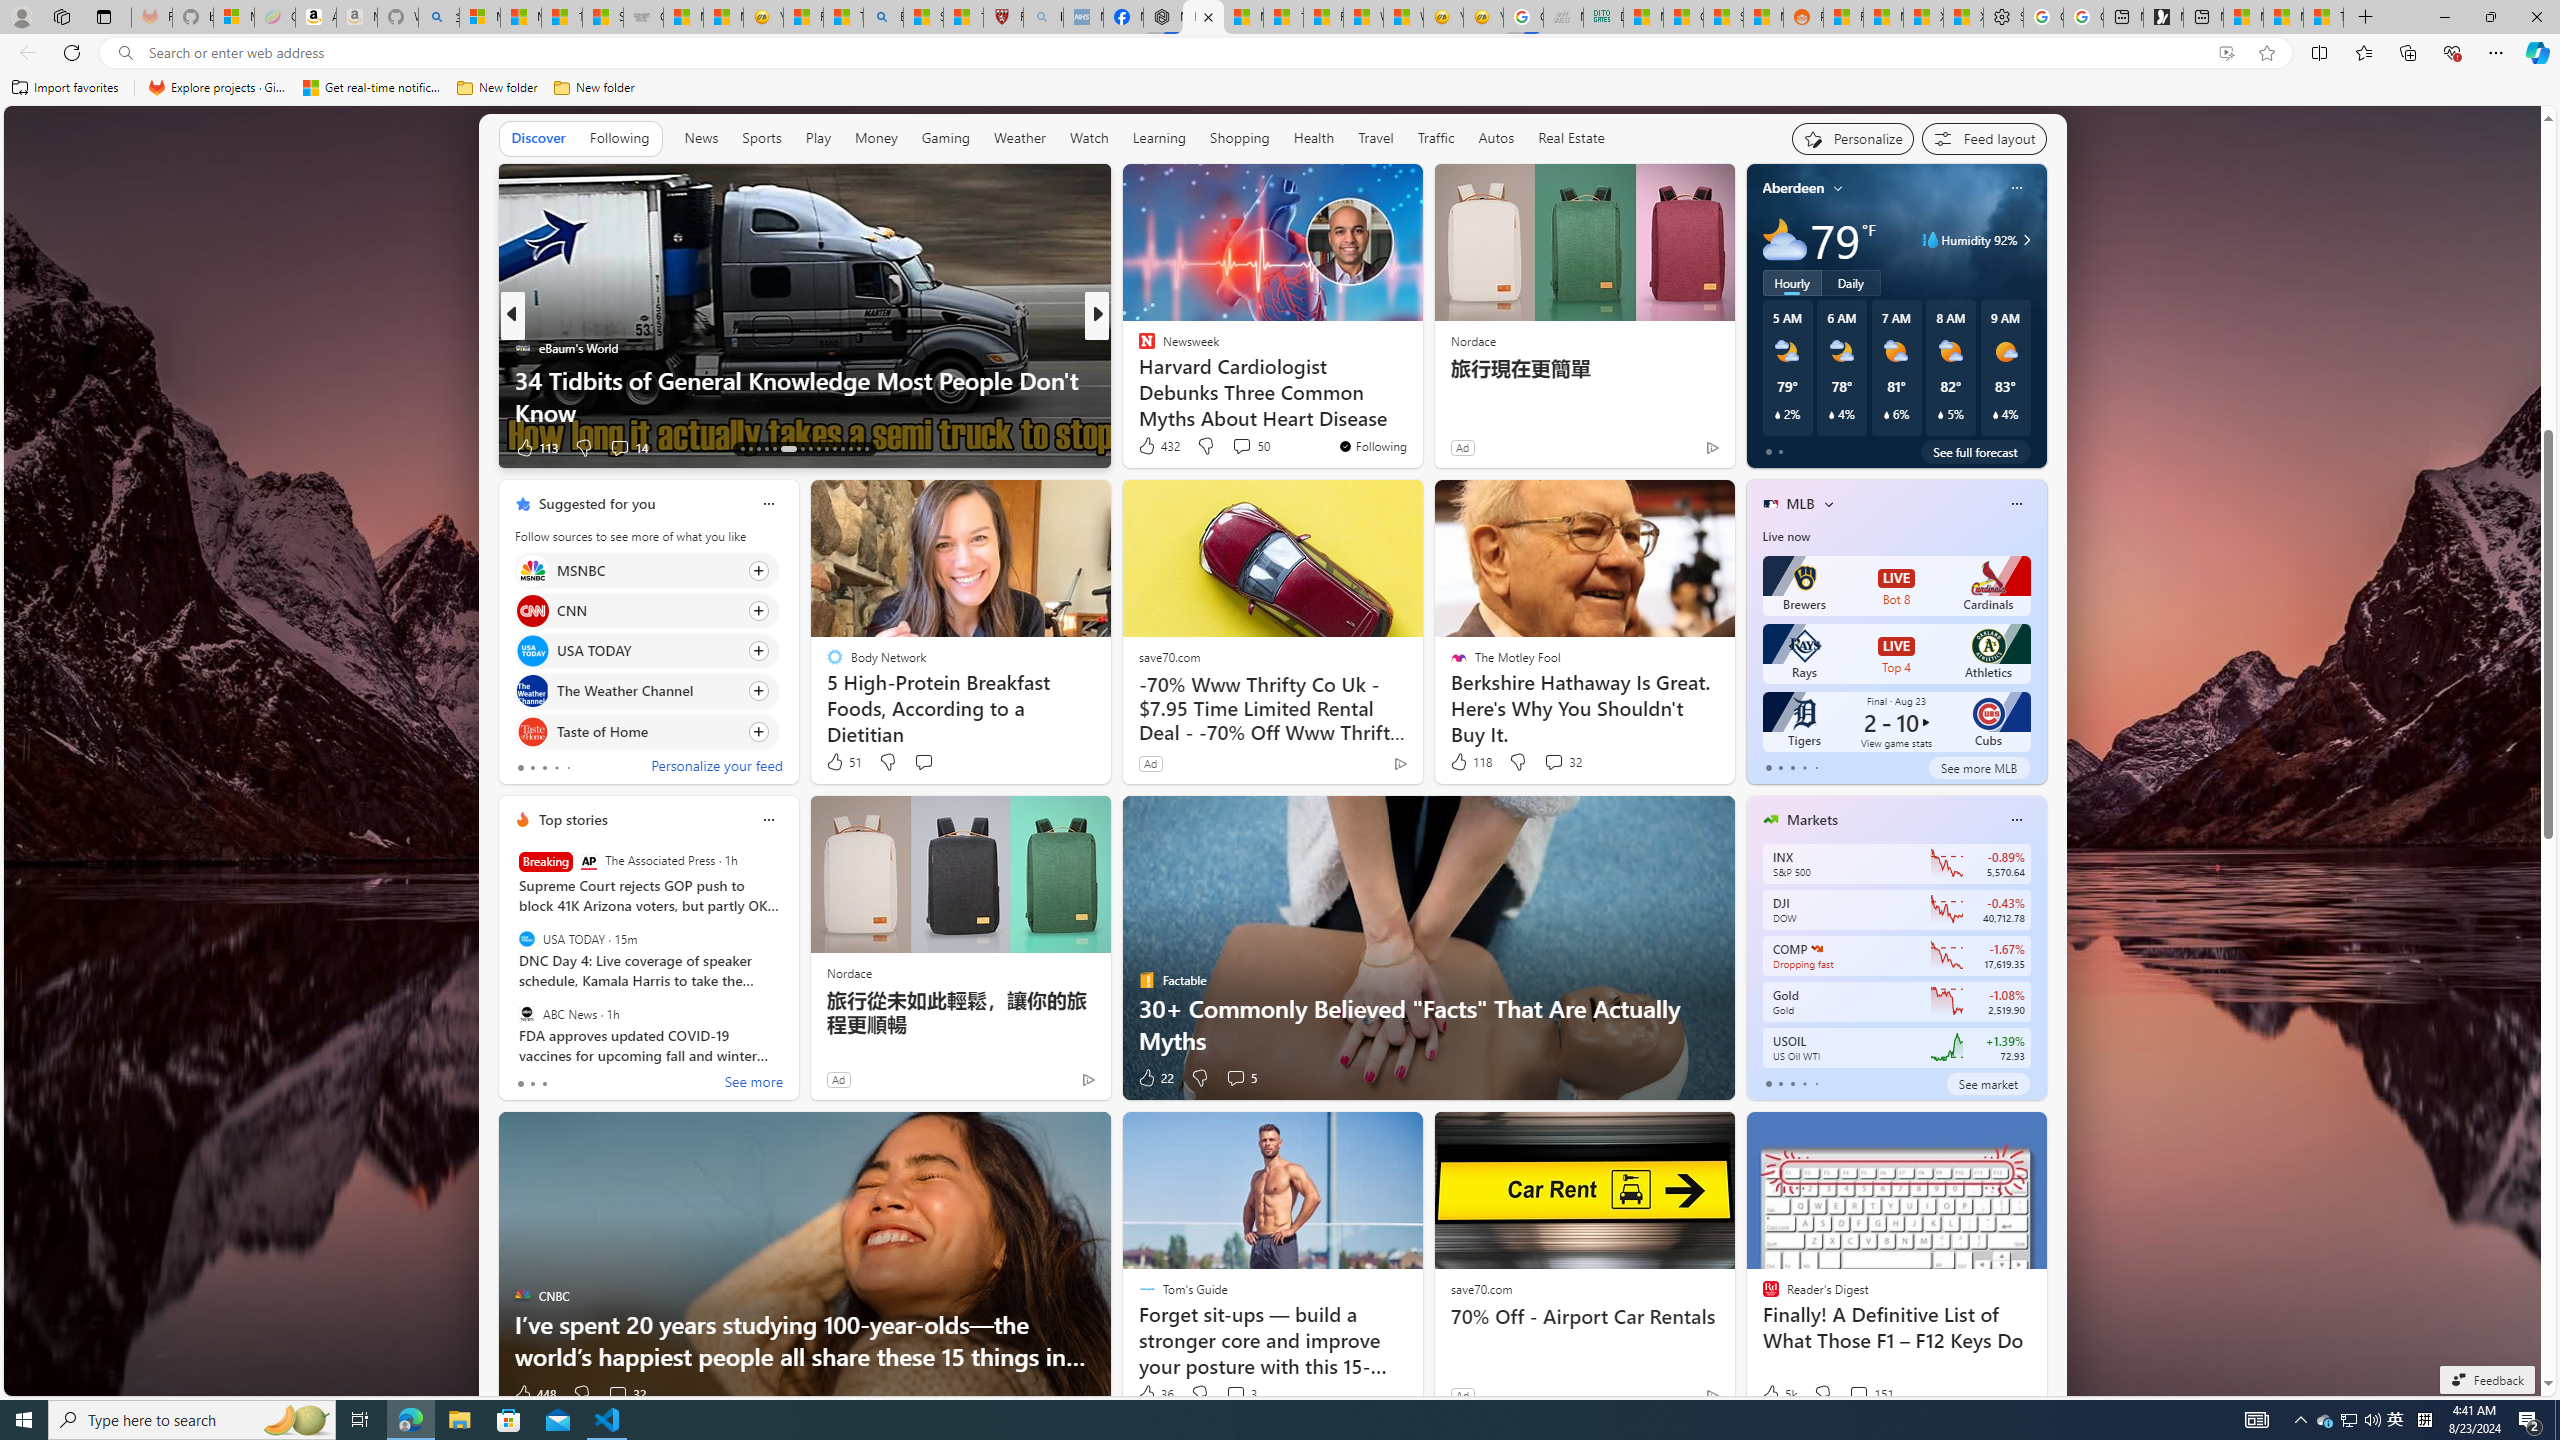  I want to click on 'View comments 151 Comment', so click(1871, 1393).